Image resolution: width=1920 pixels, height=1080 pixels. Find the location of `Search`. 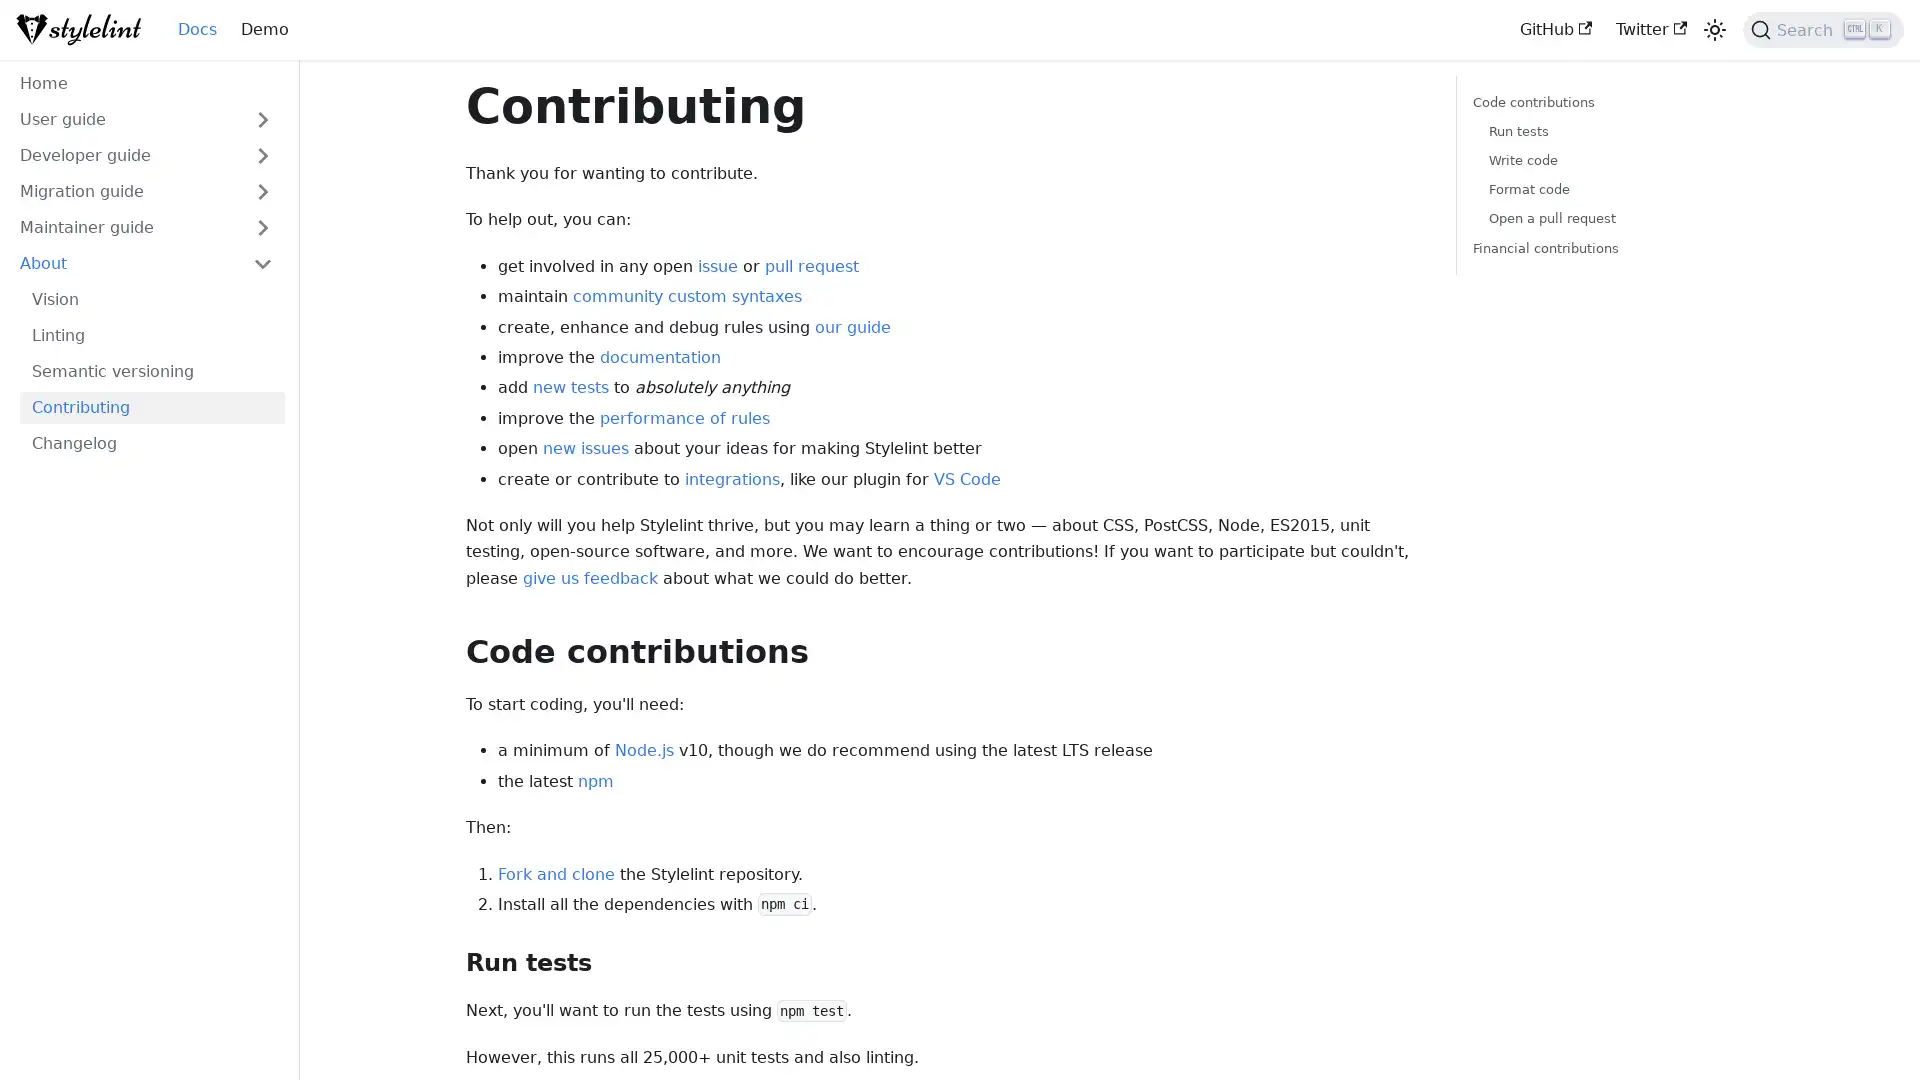

Search is located at coordinates (1823, 30).